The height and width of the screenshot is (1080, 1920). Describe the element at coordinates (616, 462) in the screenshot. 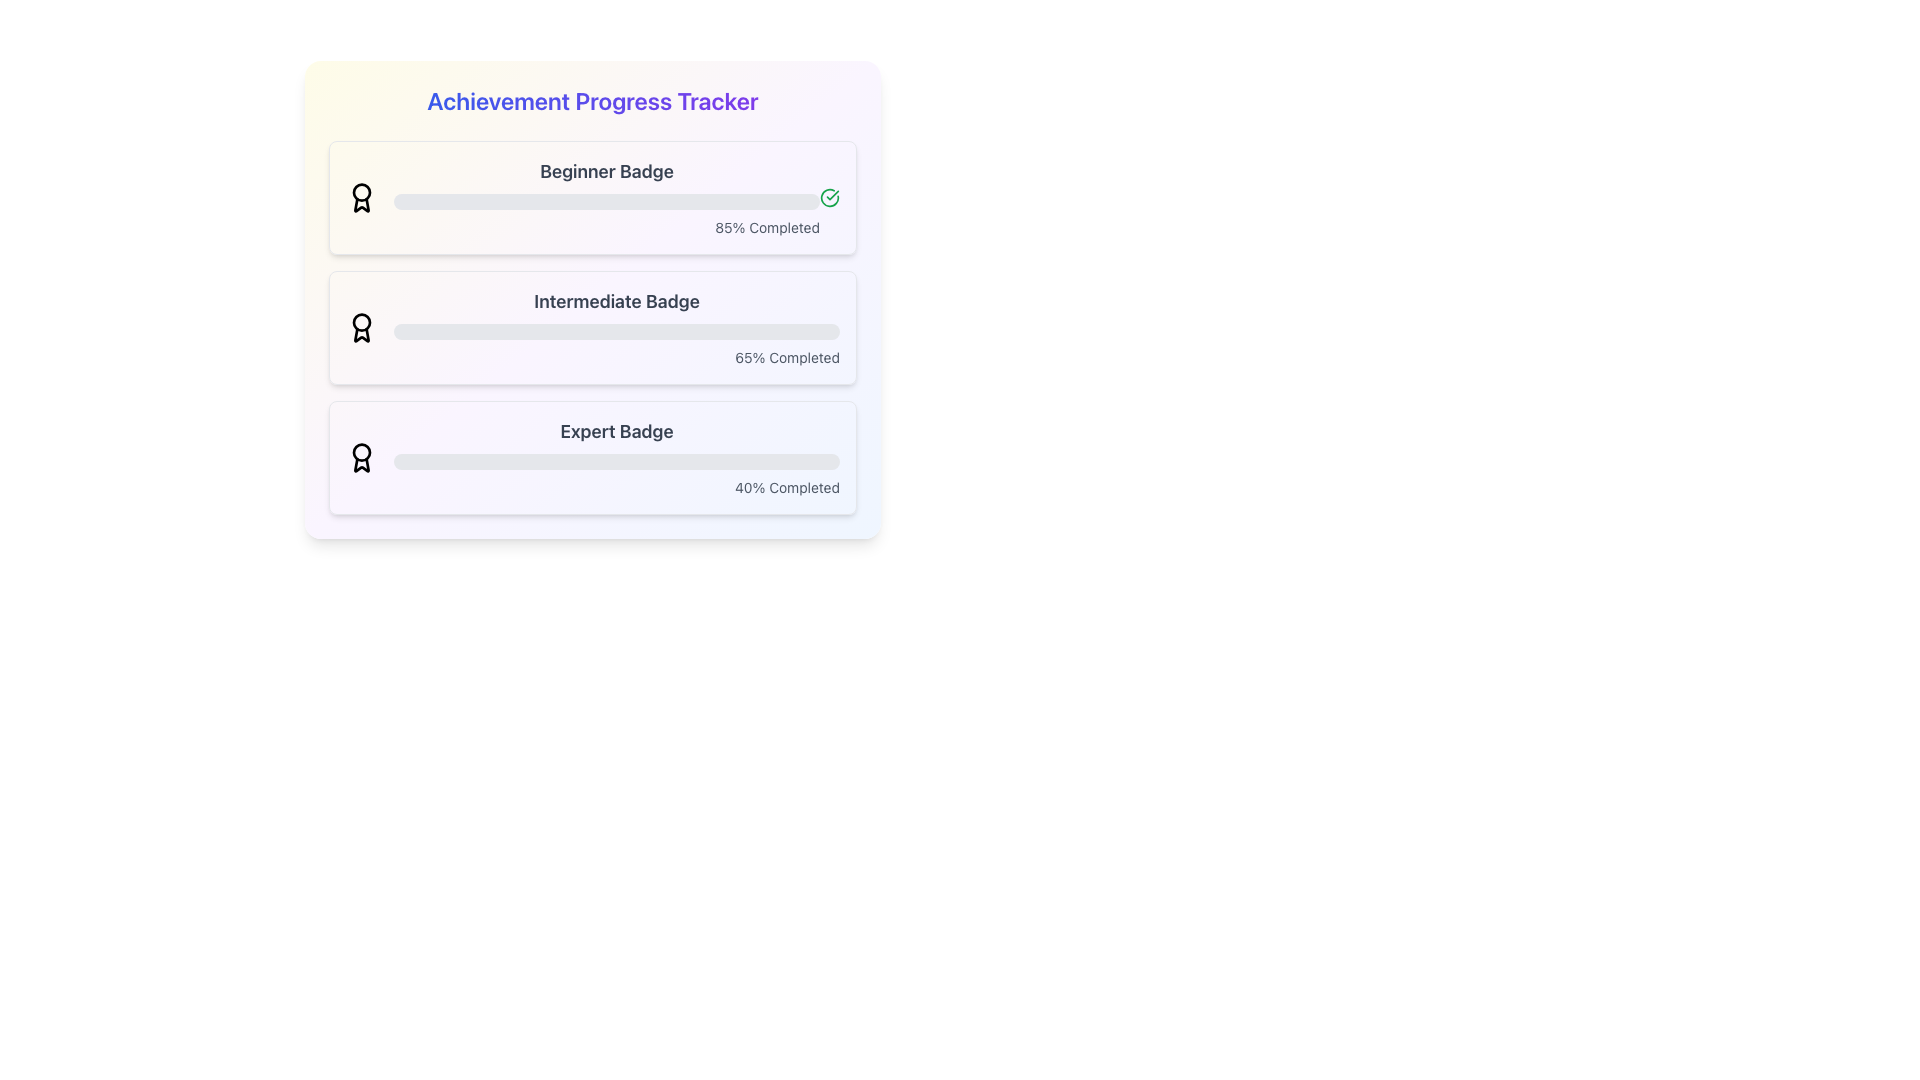

I see `the progress bar indicating the completion status of the 'Expert Badge' level, which shows 40% progress` at that location.